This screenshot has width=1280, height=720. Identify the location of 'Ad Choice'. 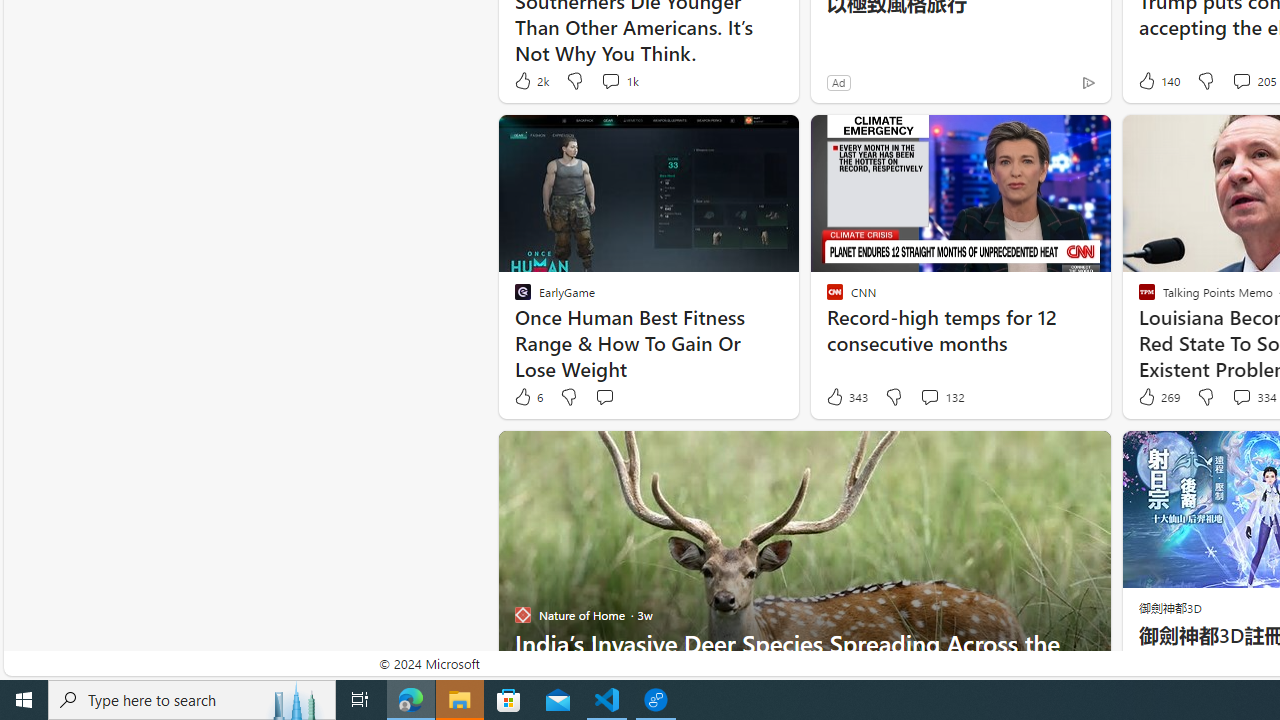
(1087, 81).